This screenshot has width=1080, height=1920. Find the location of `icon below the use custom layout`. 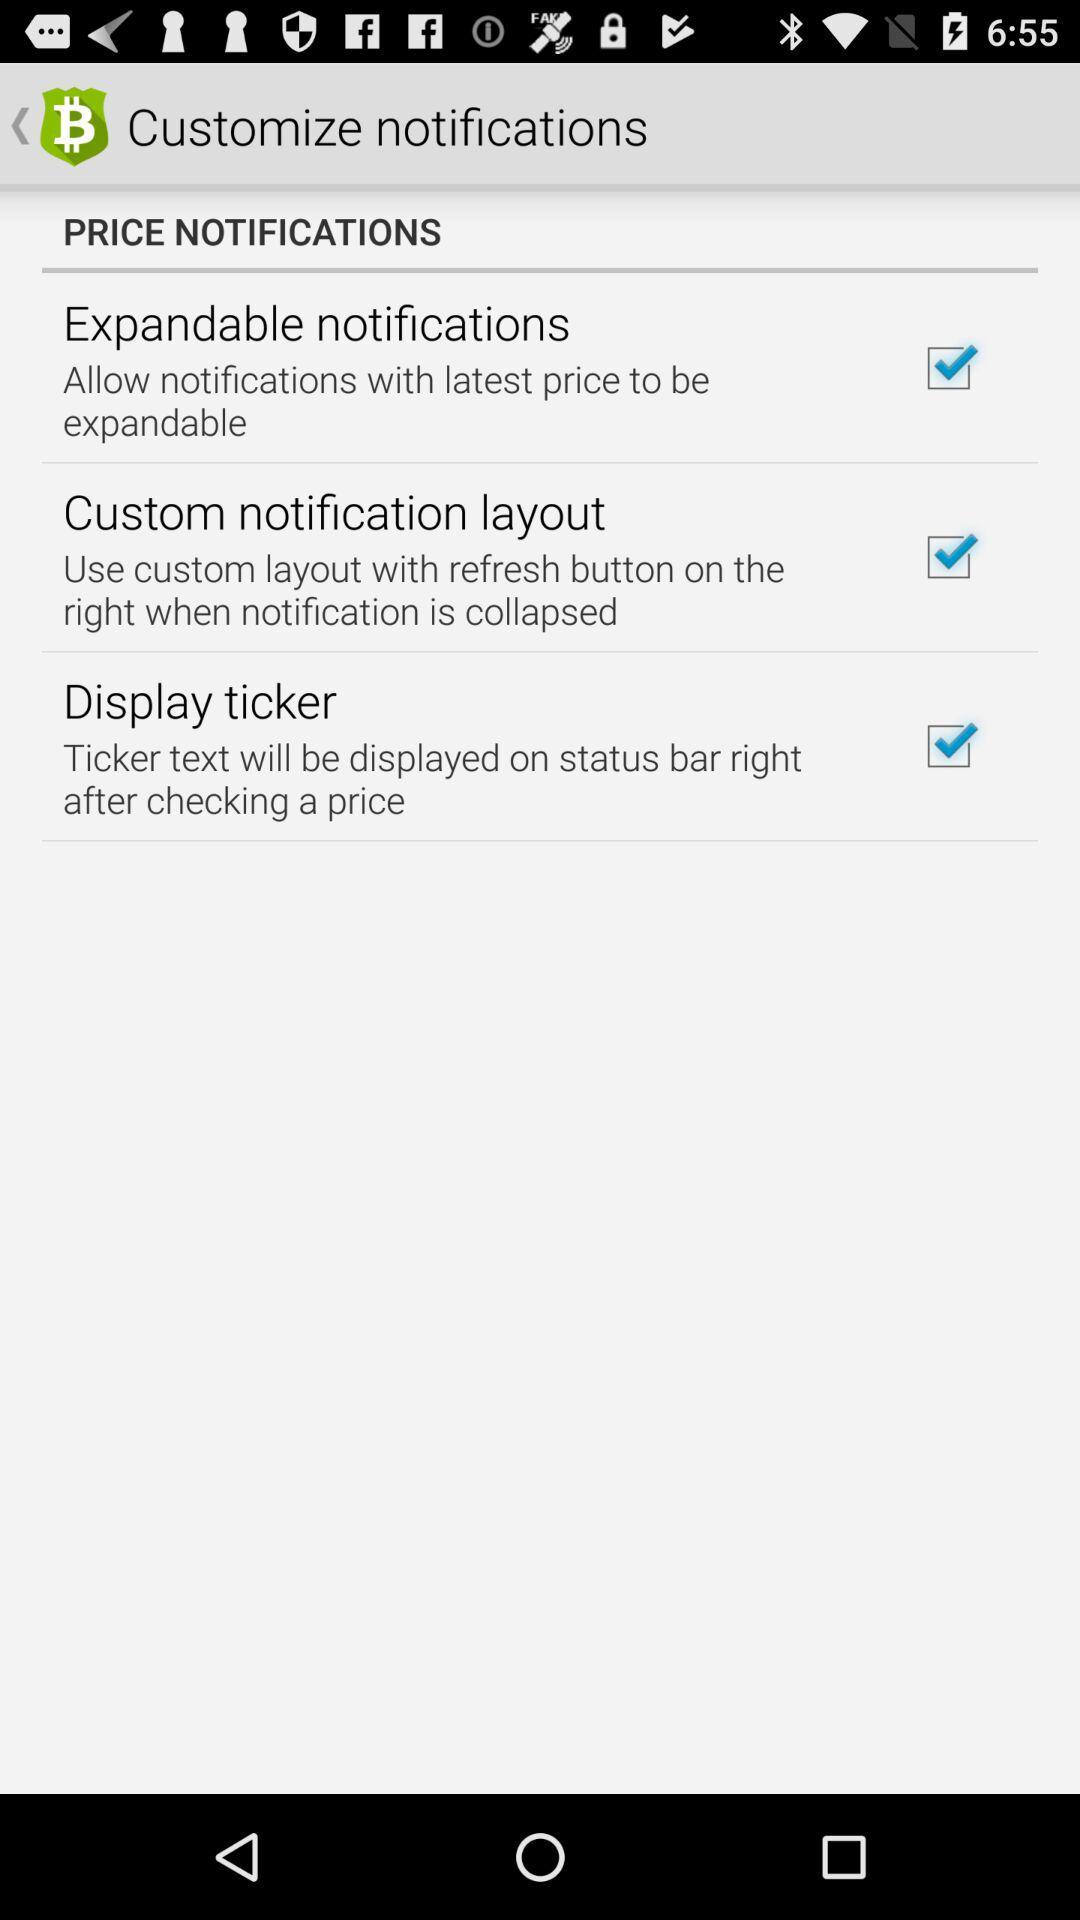

icon below the use custom layout is located at coordinates (199, 700).